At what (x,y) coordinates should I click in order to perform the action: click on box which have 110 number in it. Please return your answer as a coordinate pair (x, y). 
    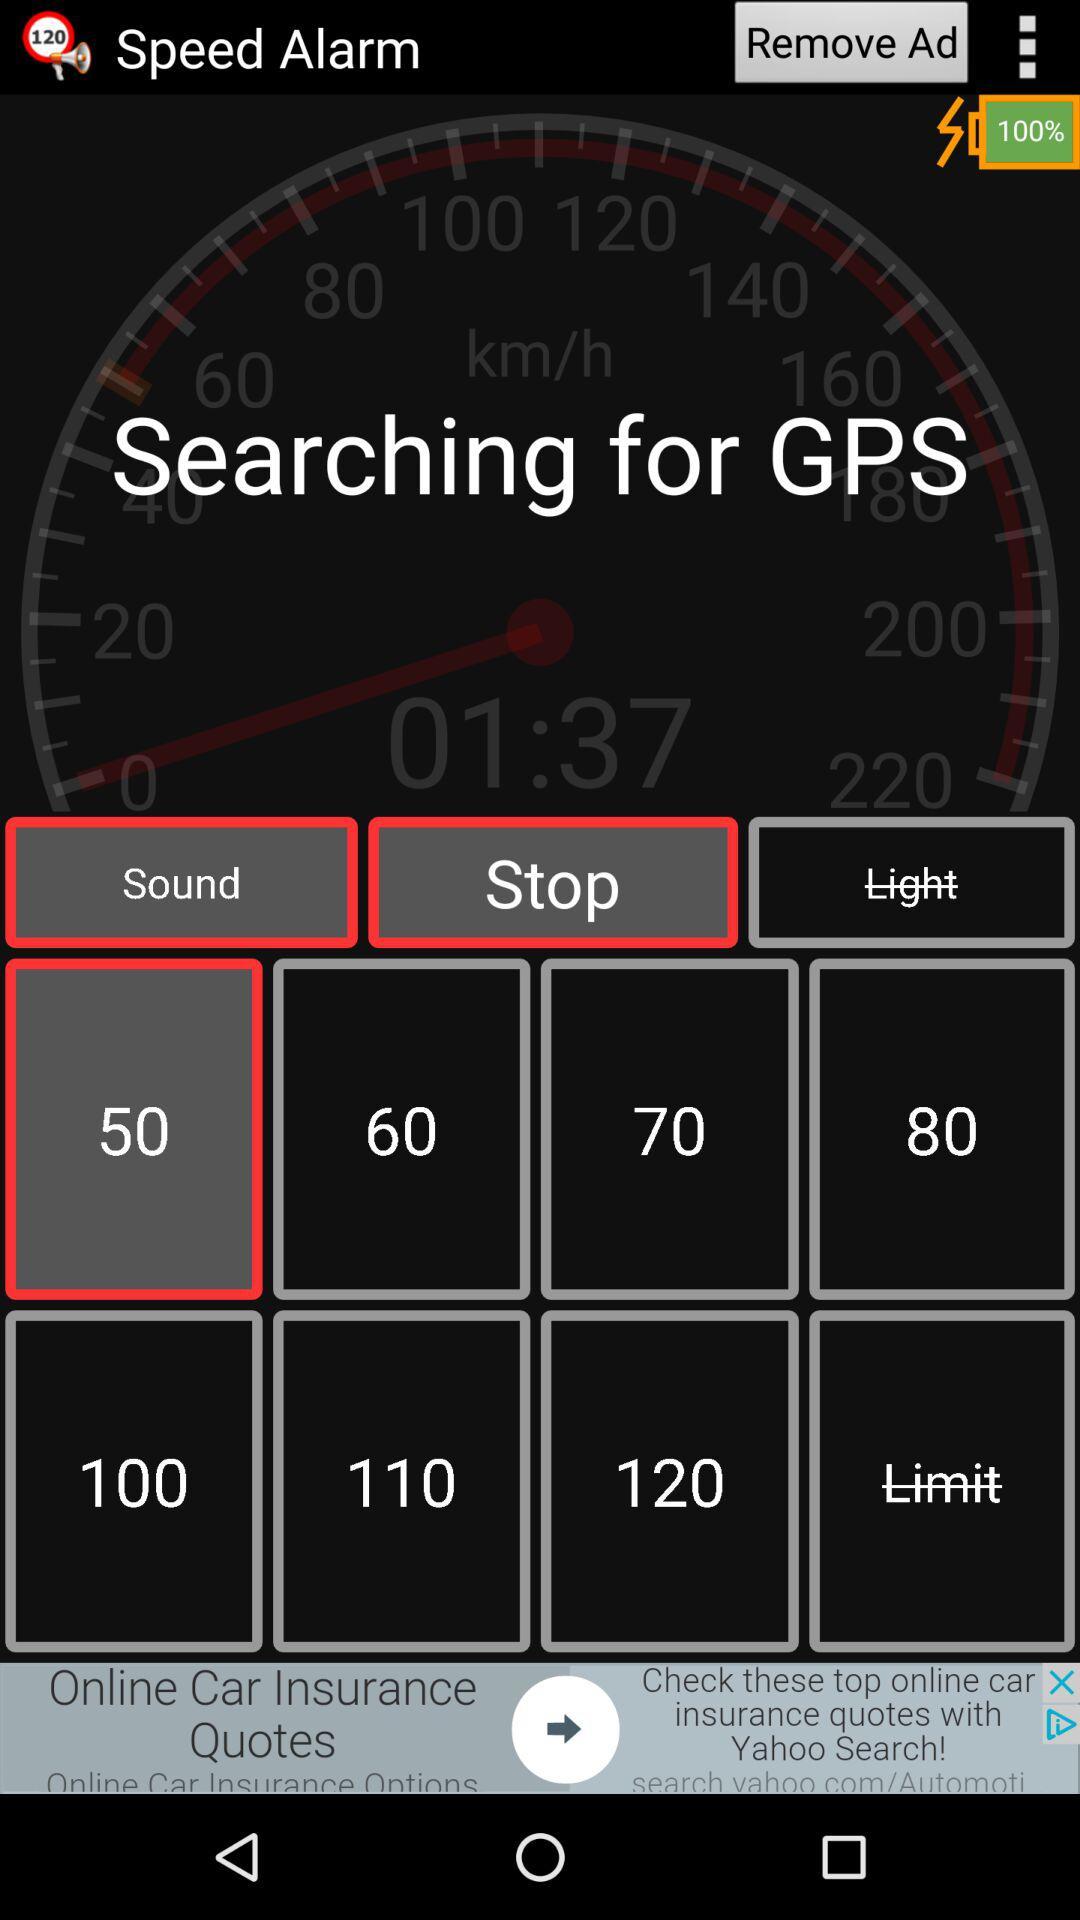
    Looking at the image, I should click on (401, 1481).